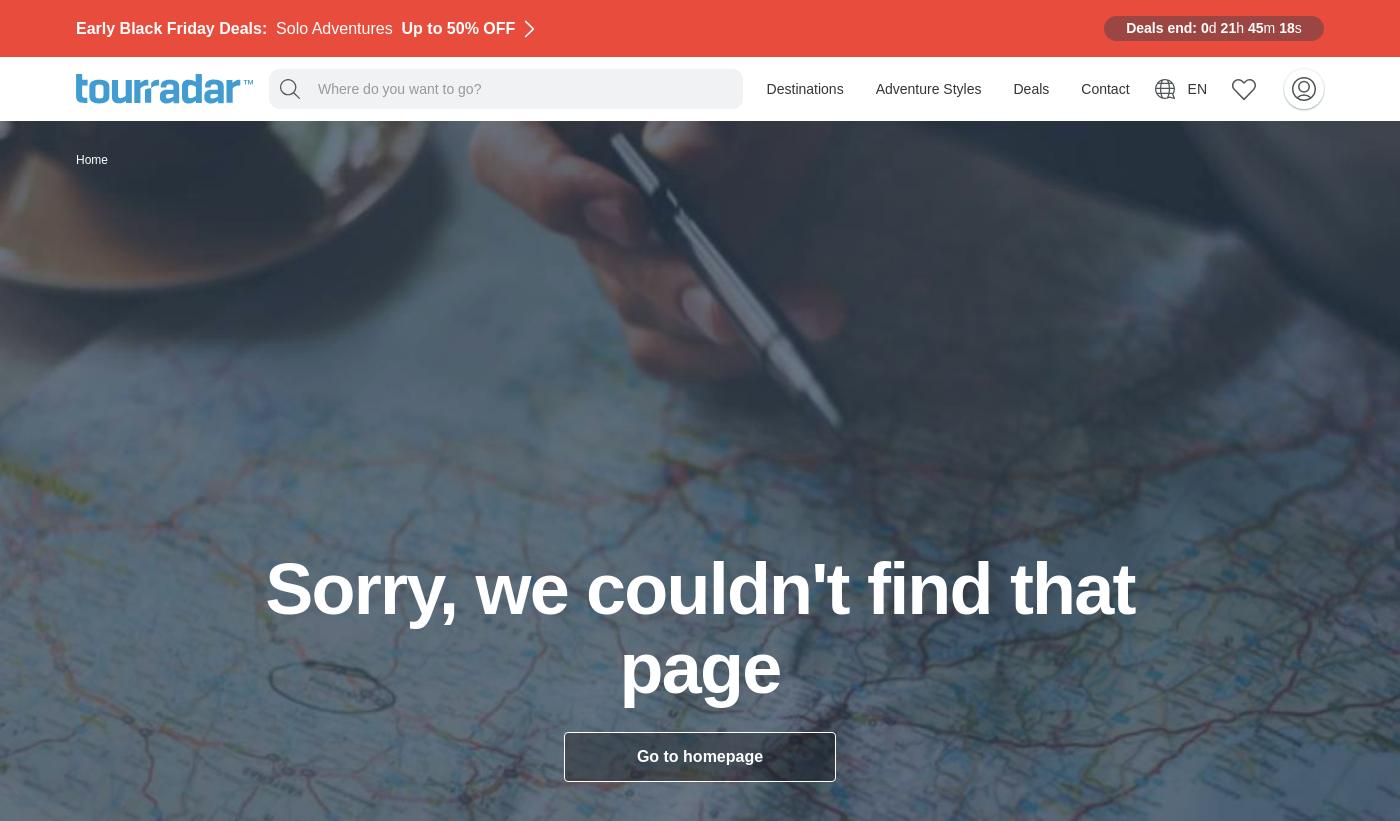 This screenshot has height=821, width=1400. What do you see at coordinates (175, 26) in the screenshot?
I see `'Early Black Friday Deals:'` at bounding box center [175, 26].